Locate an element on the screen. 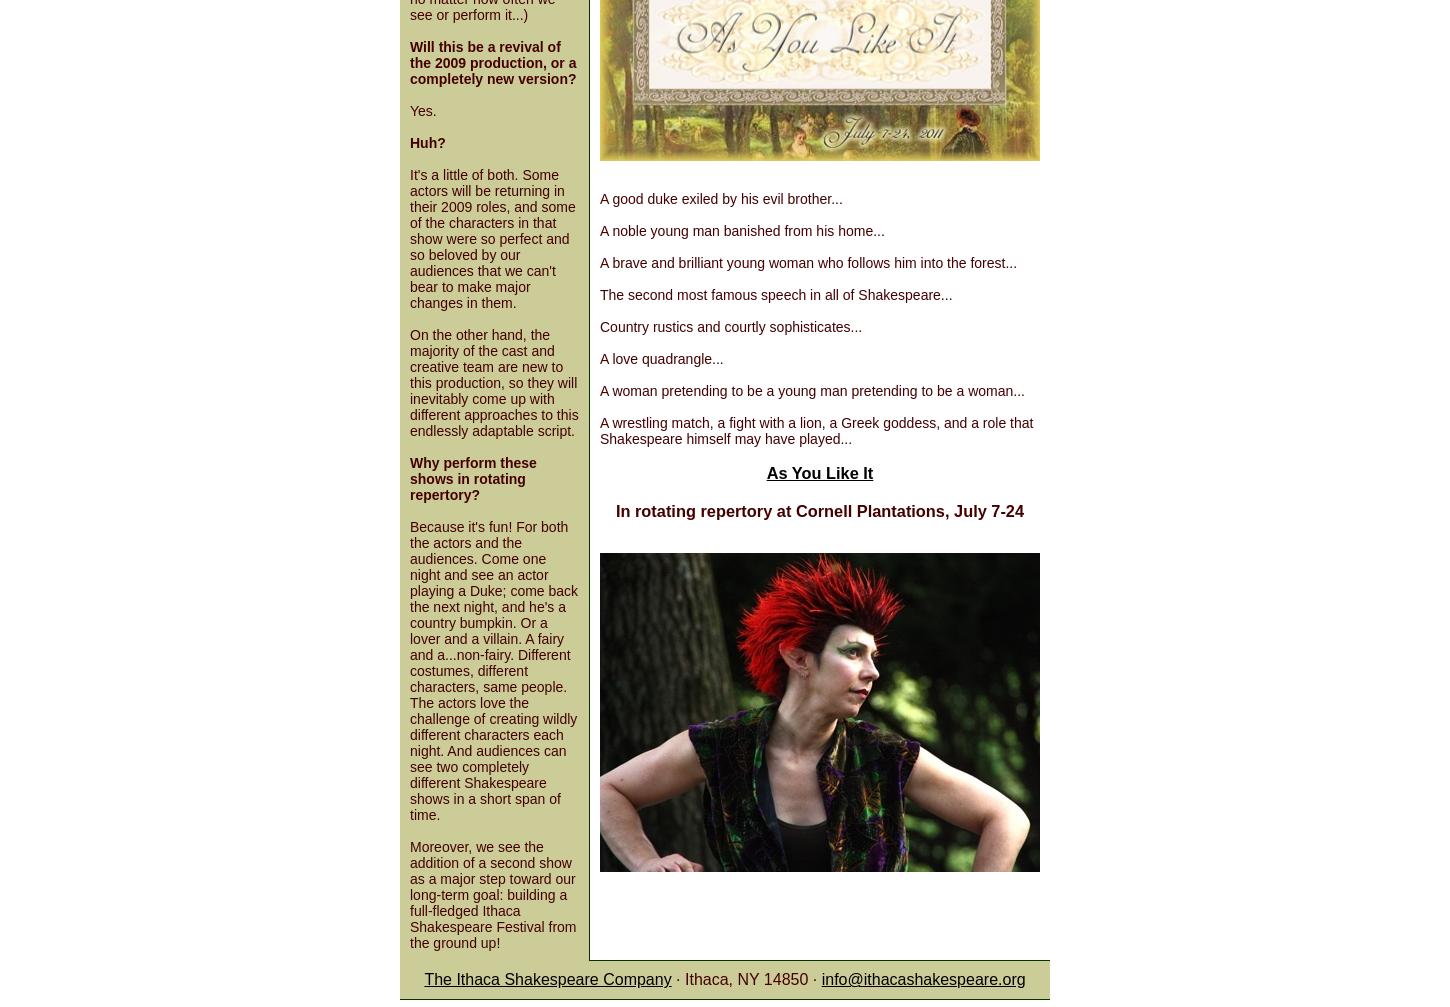 The height and width of the screenshot is (1007, 1450). 'A noble young man banished from his home...' is located at coordinates (741, 231).